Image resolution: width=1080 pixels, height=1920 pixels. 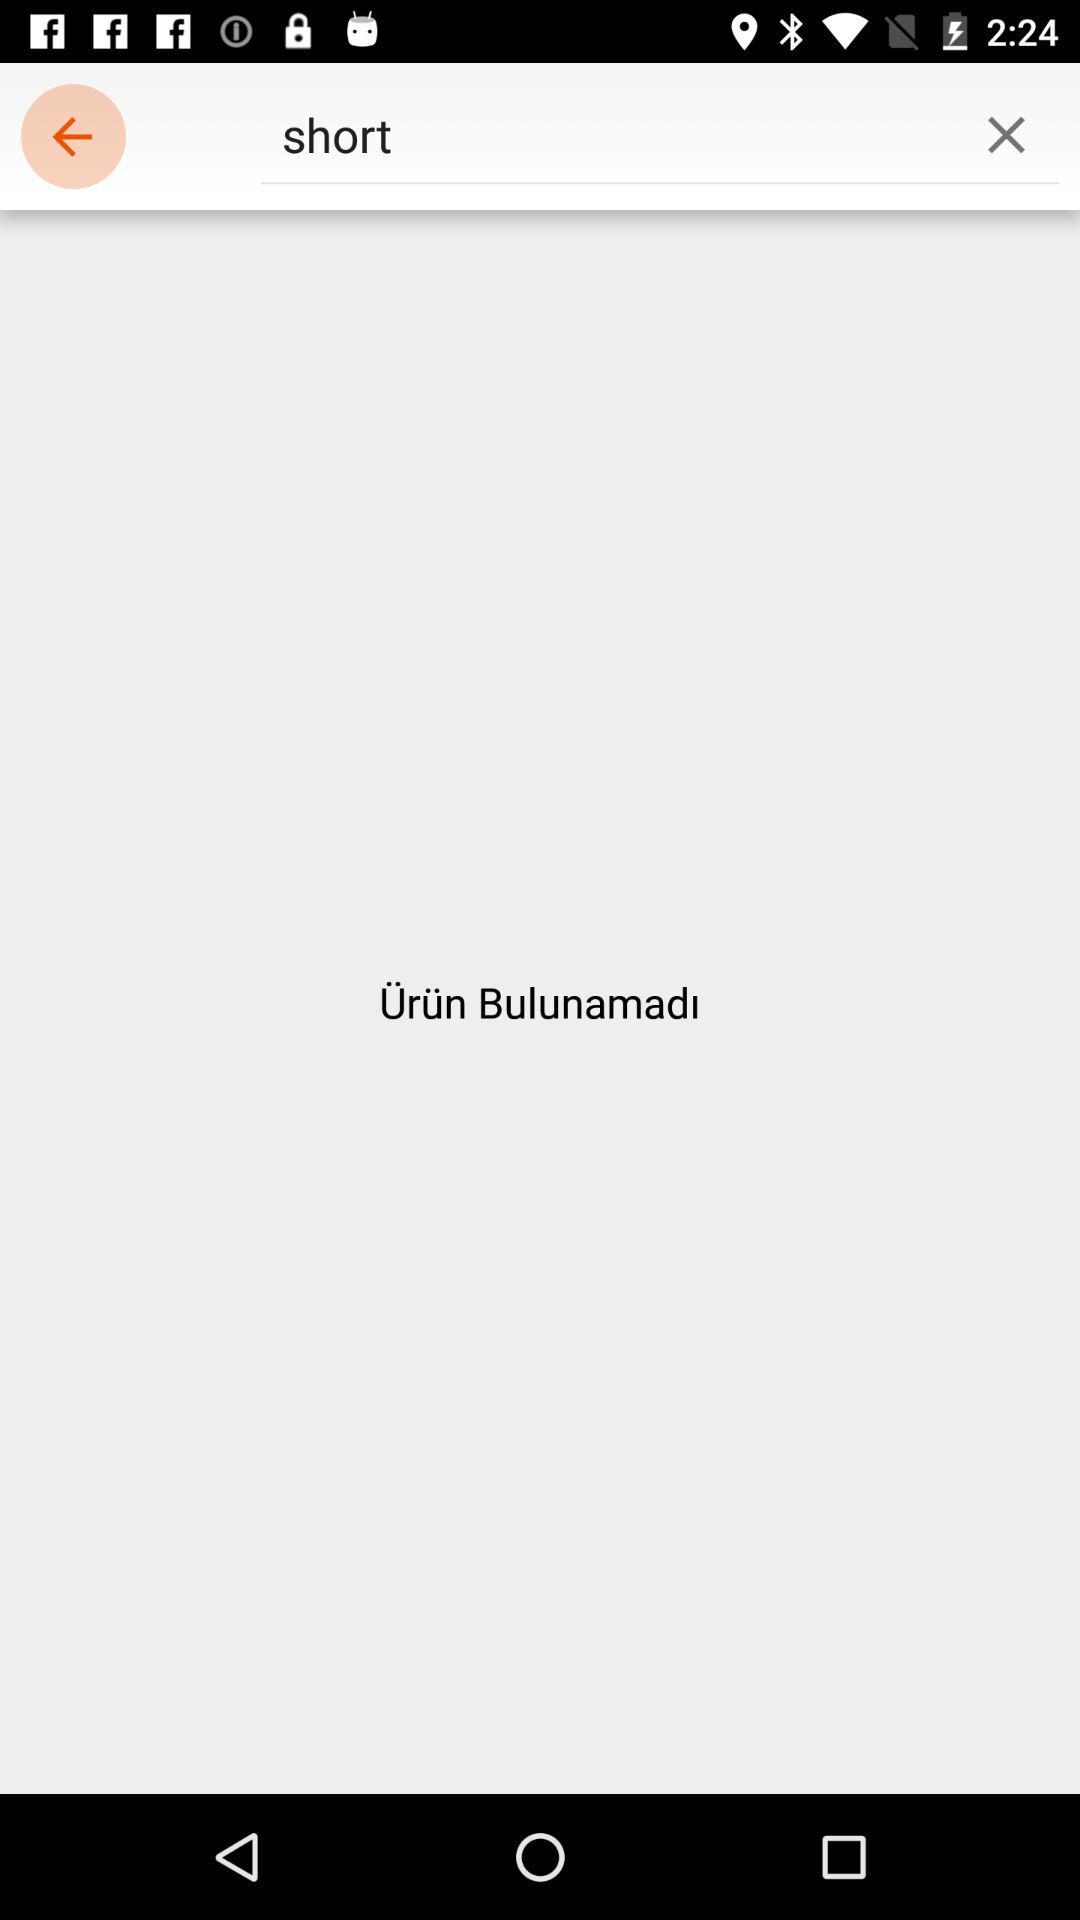 I want to click on the icon to the left of short icon, so click(x=72, y=135).